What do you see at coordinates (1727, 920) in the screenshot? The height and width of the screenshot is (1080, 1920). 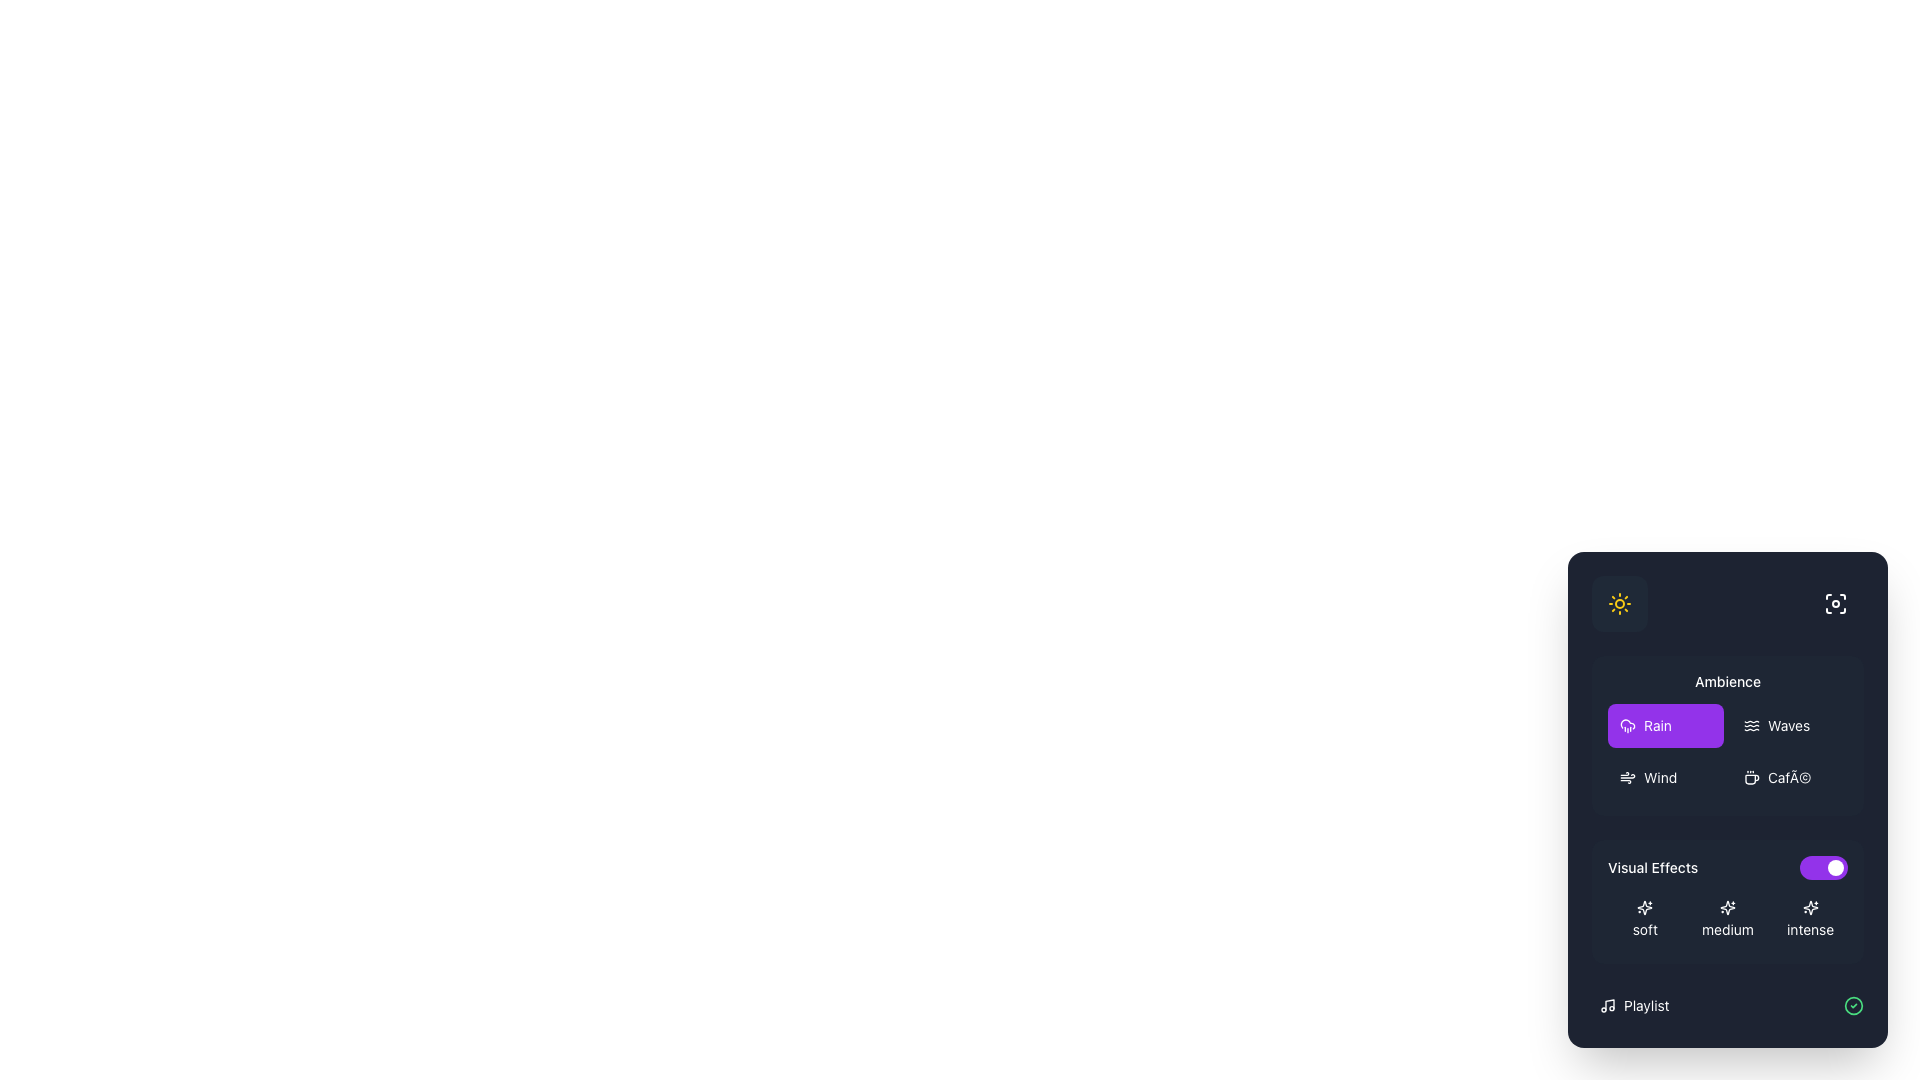 I see `the button labeled 'medium' that is positioned in the center of three aligned buttons with rounded borders` at bounding box center [1727, 920].